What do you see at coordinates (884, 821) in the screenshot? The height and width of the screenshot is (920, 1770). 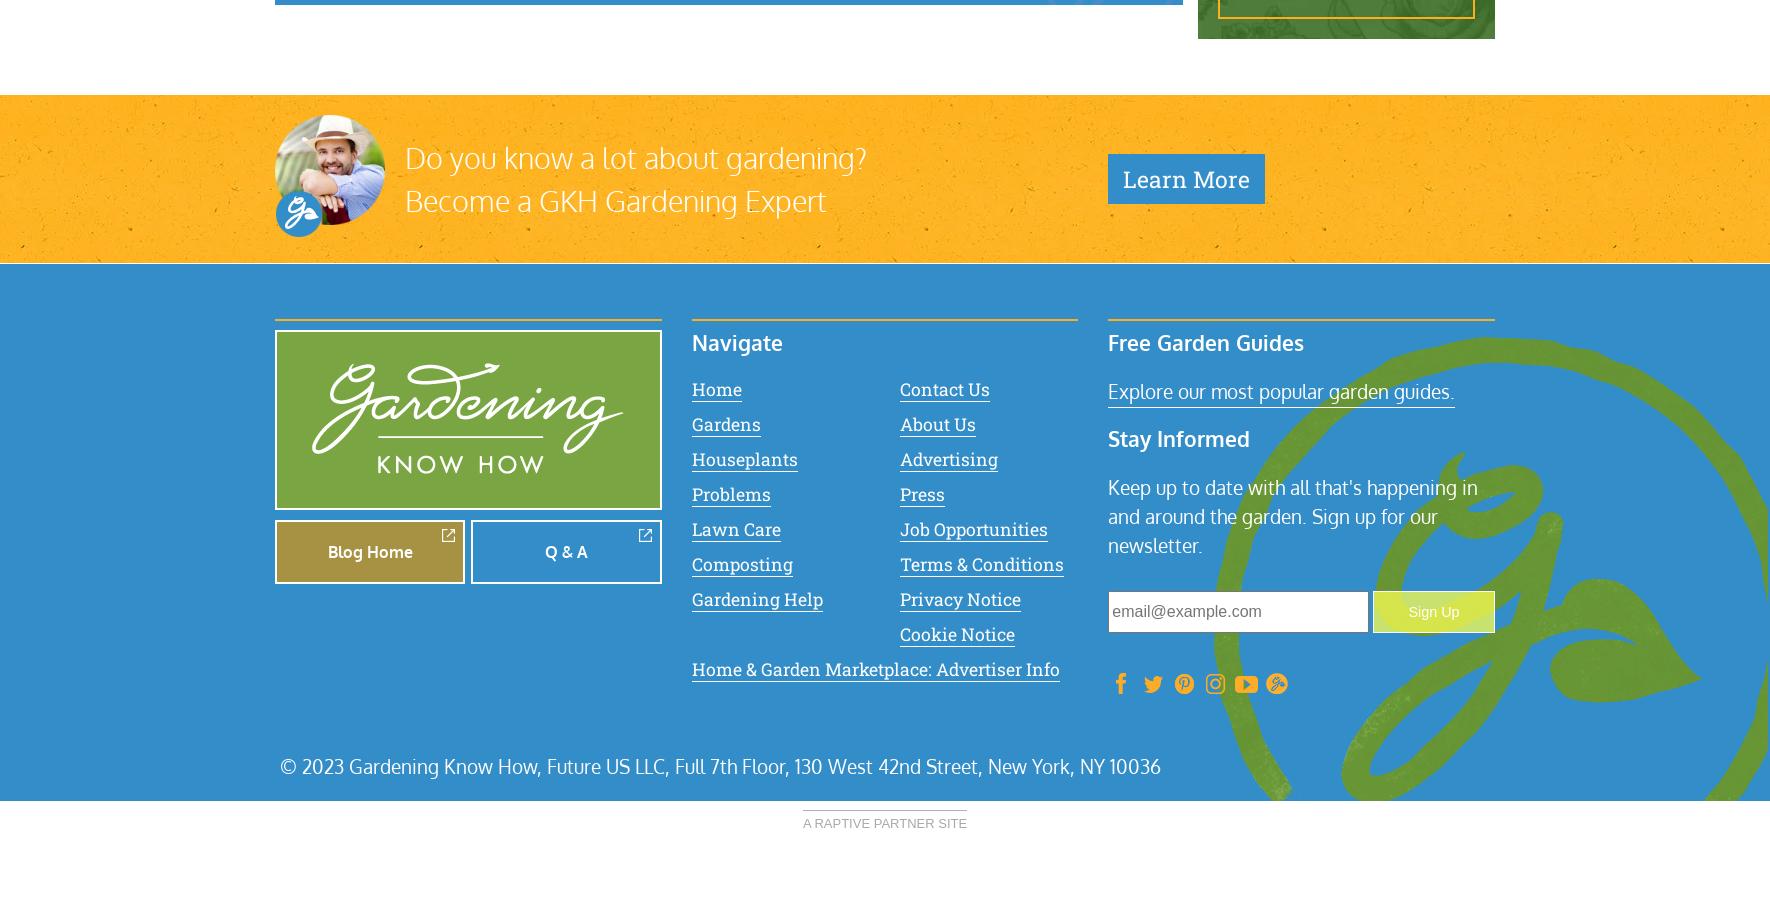 I see `'A Raptive Partner Site'` at bounding box center [884, 821].